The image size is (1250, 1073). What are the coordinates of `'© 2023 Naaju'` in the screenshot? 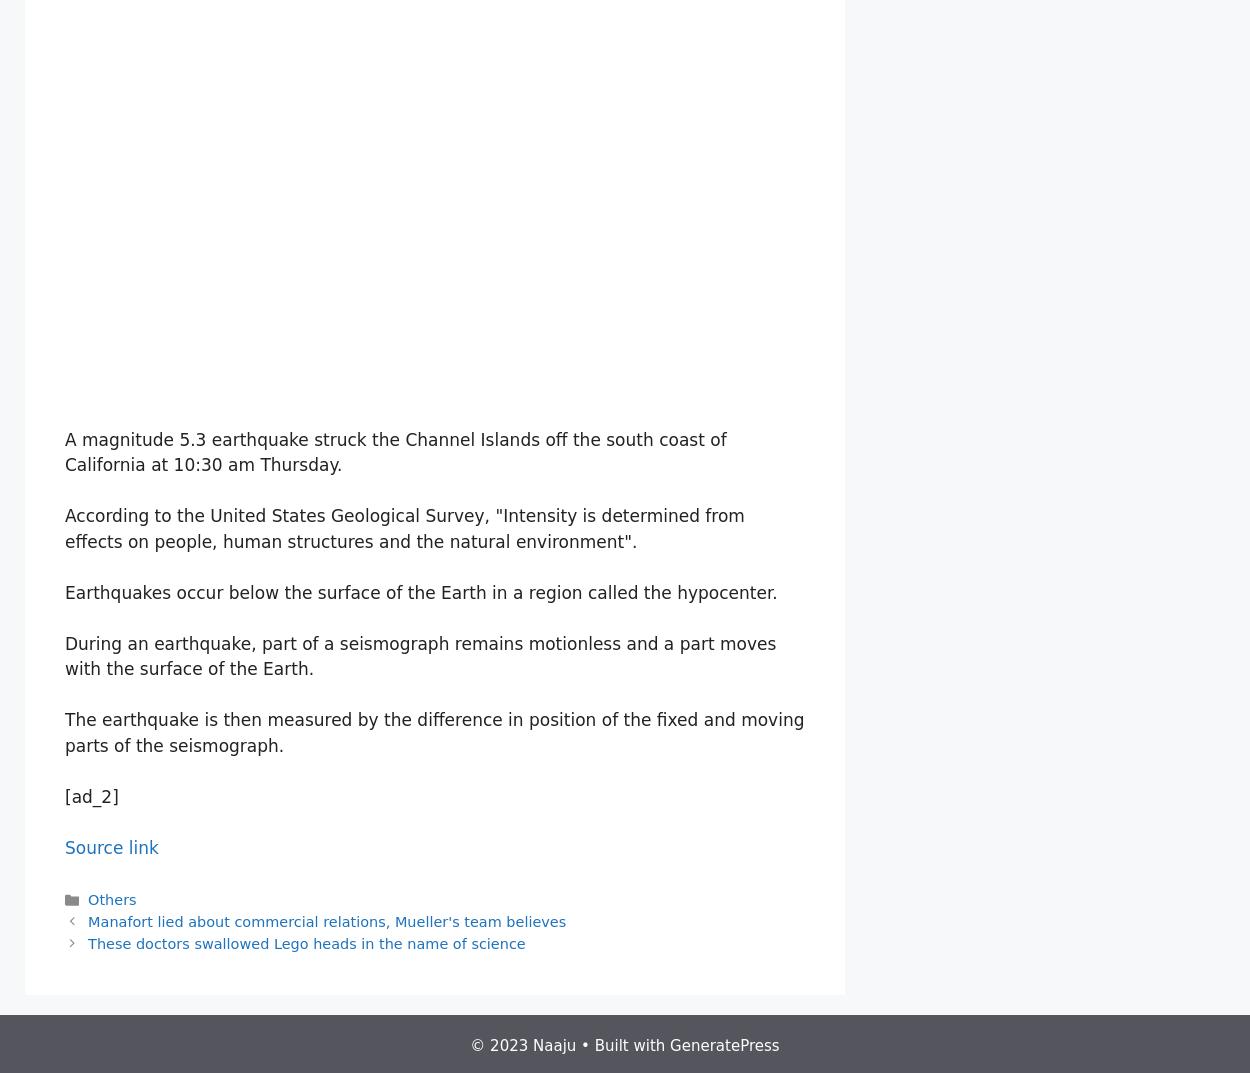 It's located at (523, 1045).